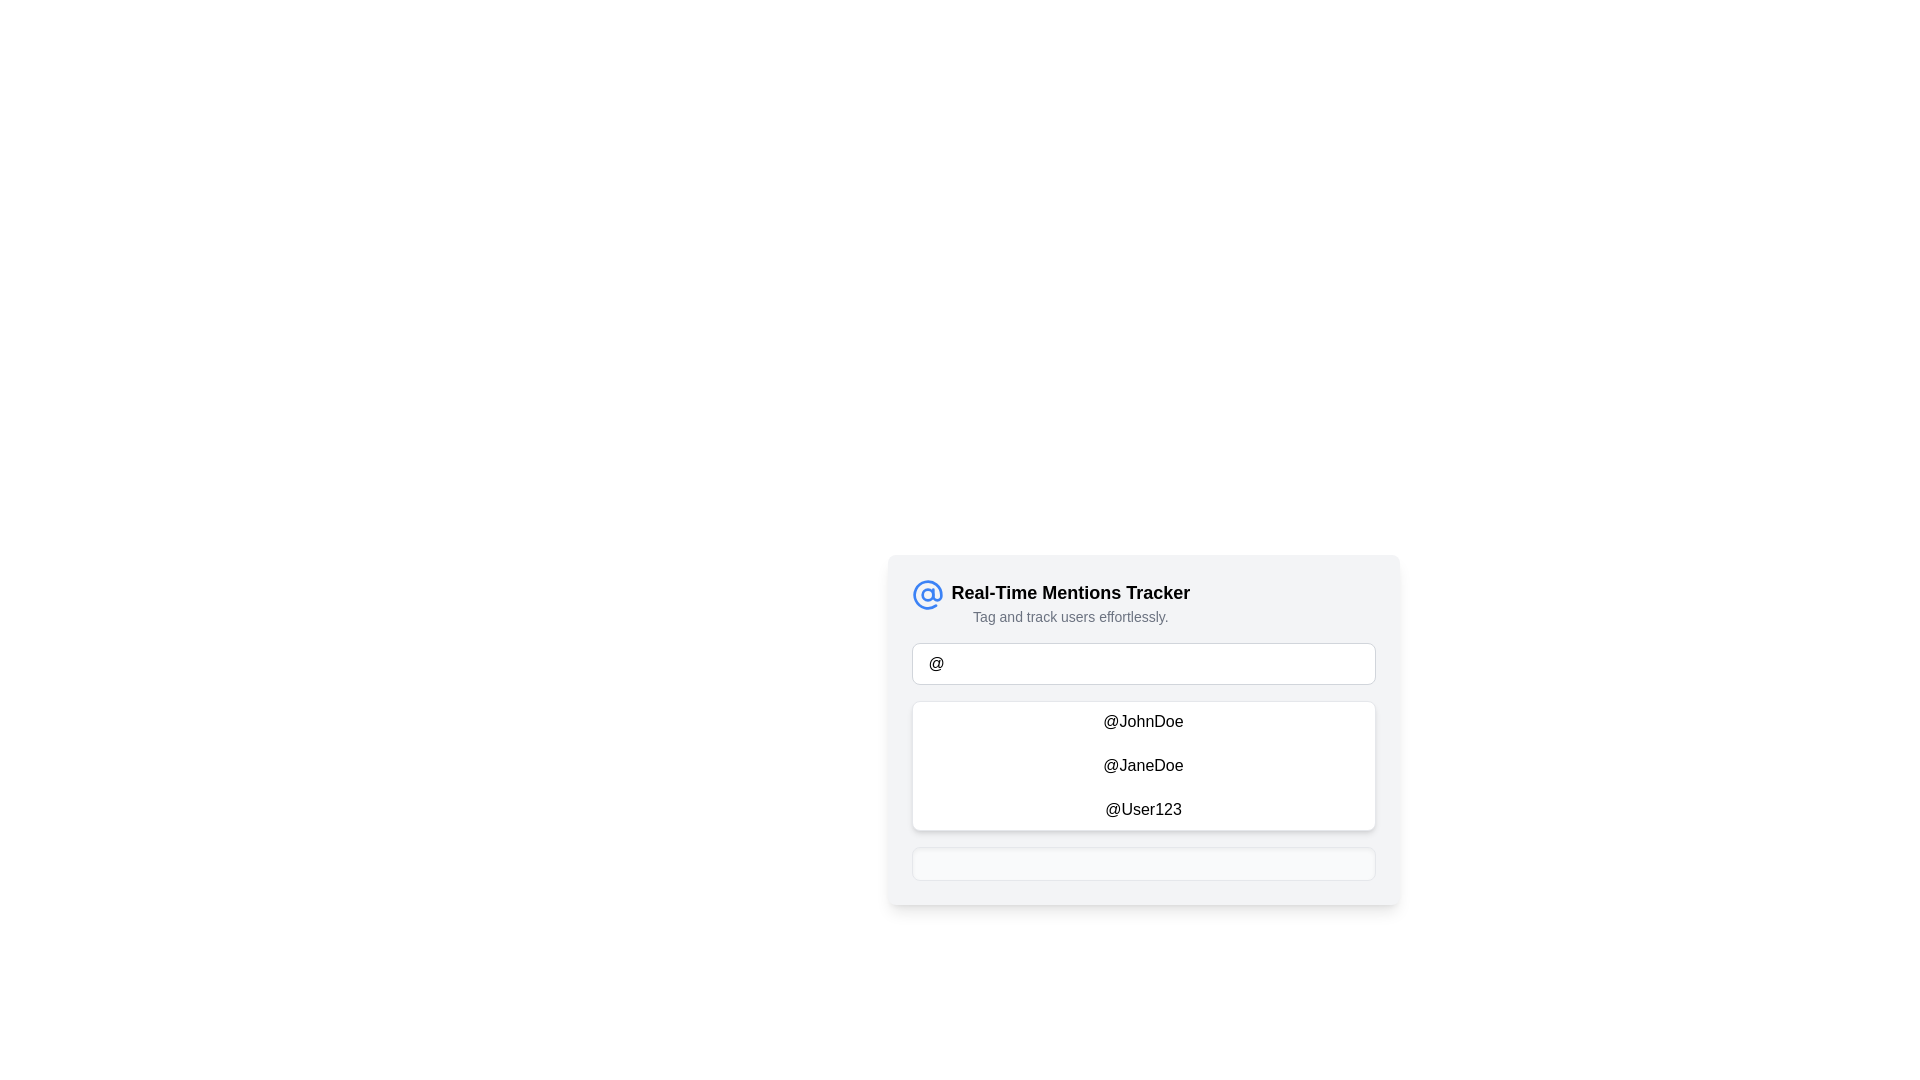 The height and width of the screenshot is (1080, 1920). I want to click on the user mention '@JohnDoe' which is the first item, so click(1143, 729).